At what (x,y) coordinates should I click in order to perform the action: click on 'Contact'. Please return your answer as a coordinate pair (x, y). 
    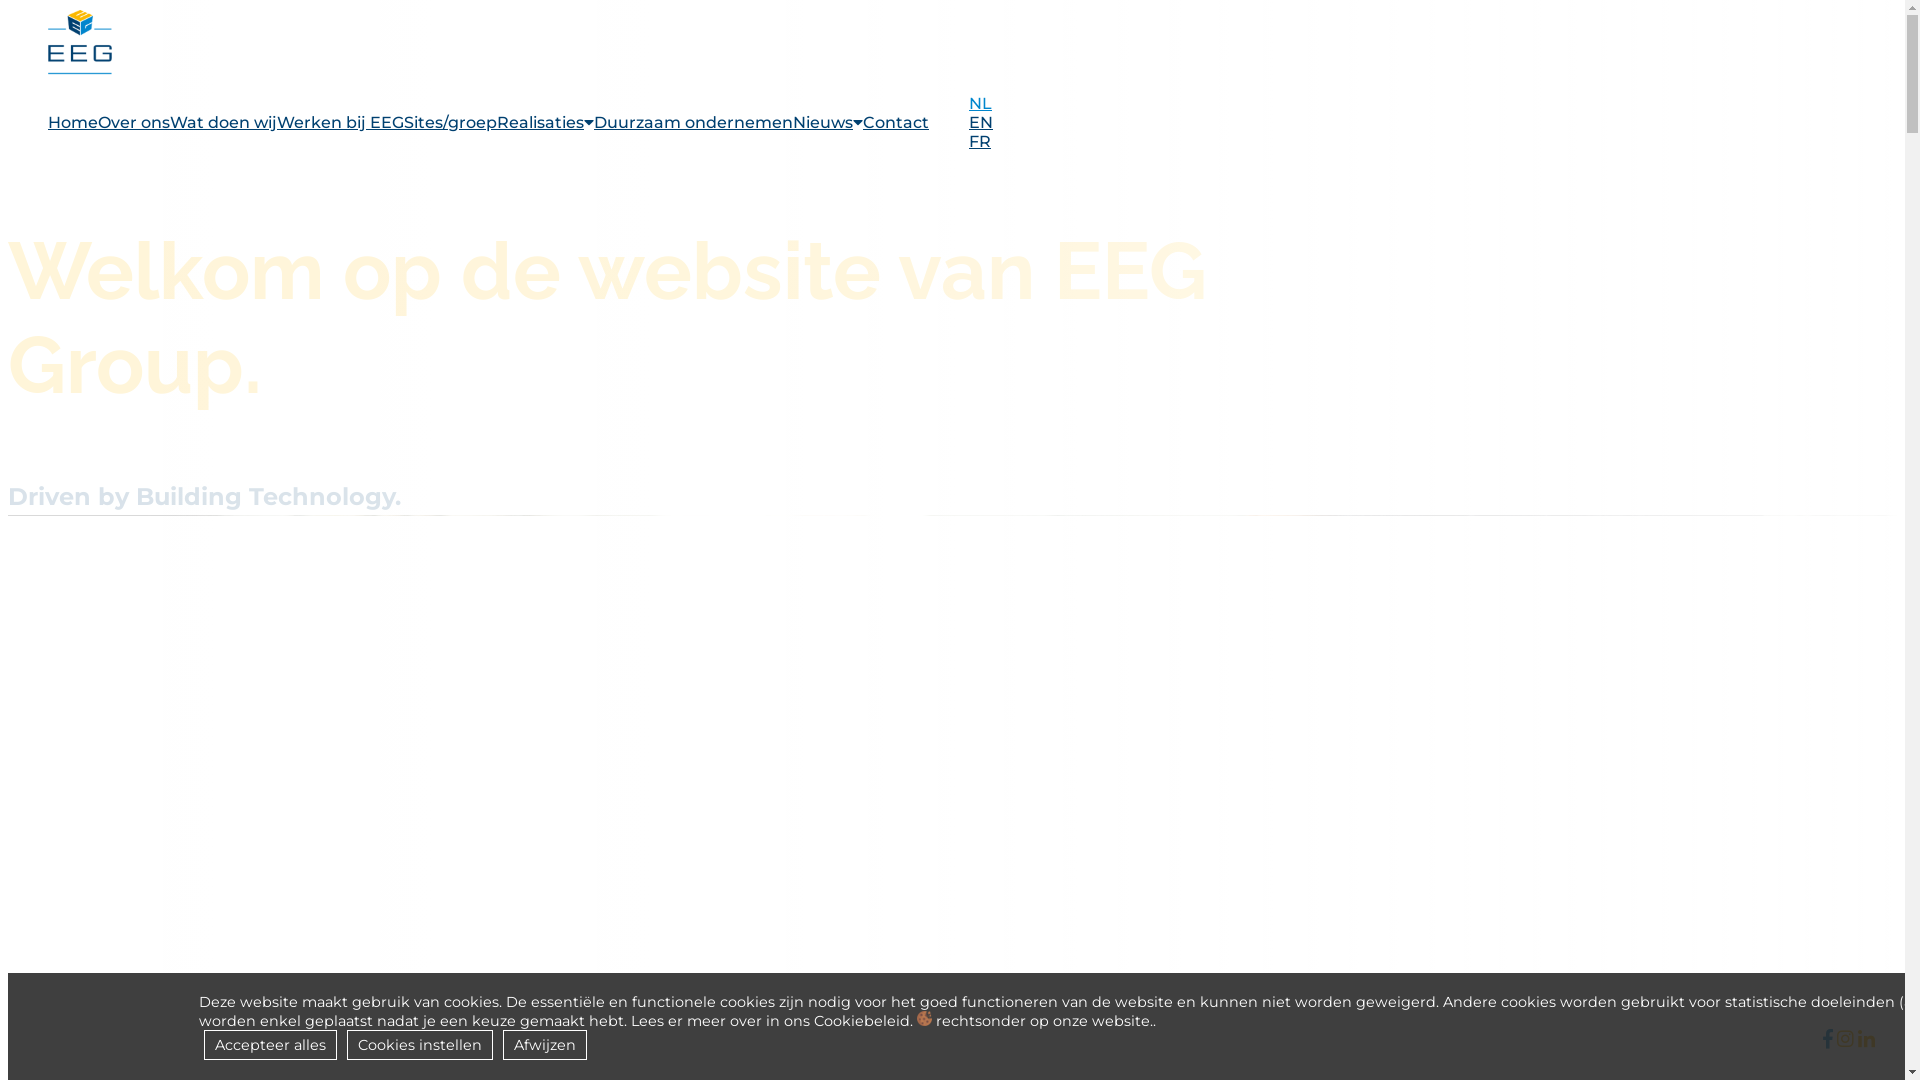
    Looking at the image, I should click on (895, 122).